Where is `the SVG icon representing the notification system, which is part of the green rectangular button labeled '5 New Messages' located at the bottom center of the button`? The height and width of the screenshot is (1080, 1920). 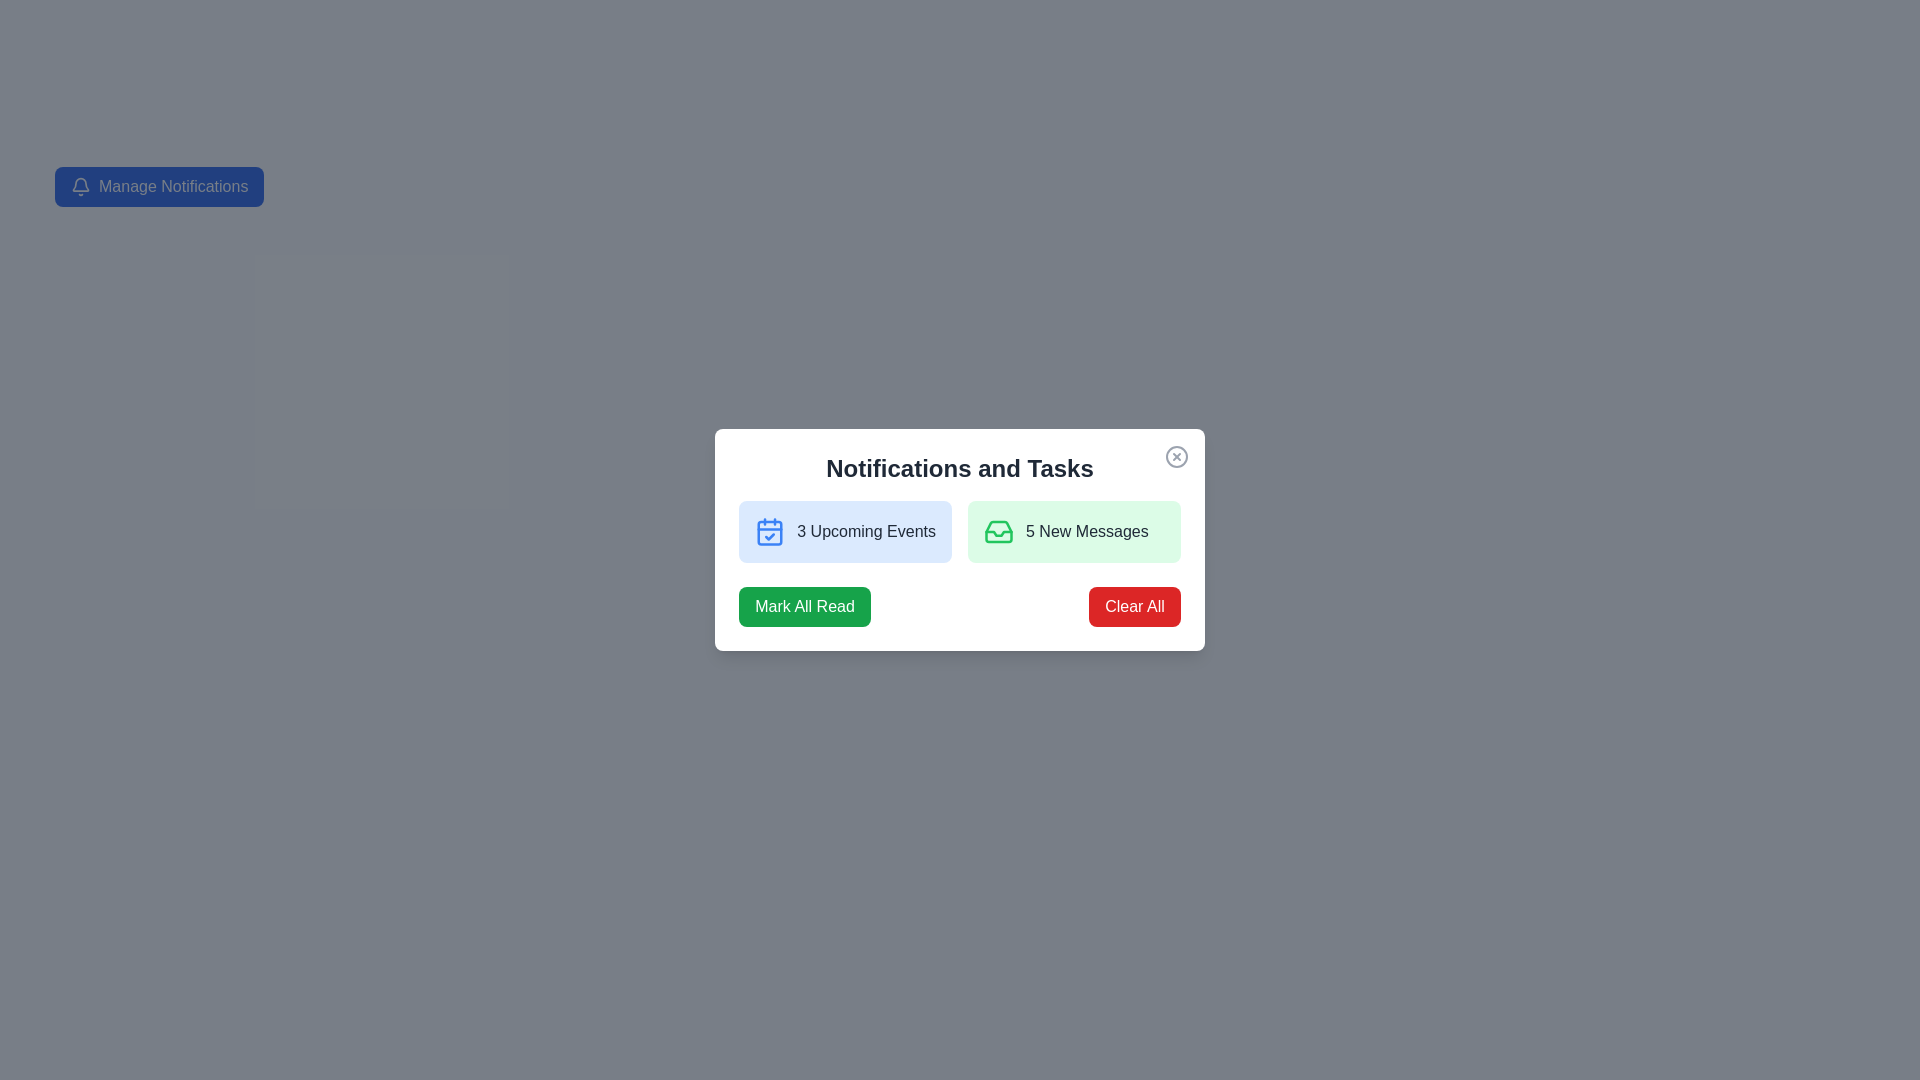
the SVG icon representing the notification system, which is part of the green rectangular button labeled '5 New Messages' located at the bottom center of the button is located at coordinates (998, 532).